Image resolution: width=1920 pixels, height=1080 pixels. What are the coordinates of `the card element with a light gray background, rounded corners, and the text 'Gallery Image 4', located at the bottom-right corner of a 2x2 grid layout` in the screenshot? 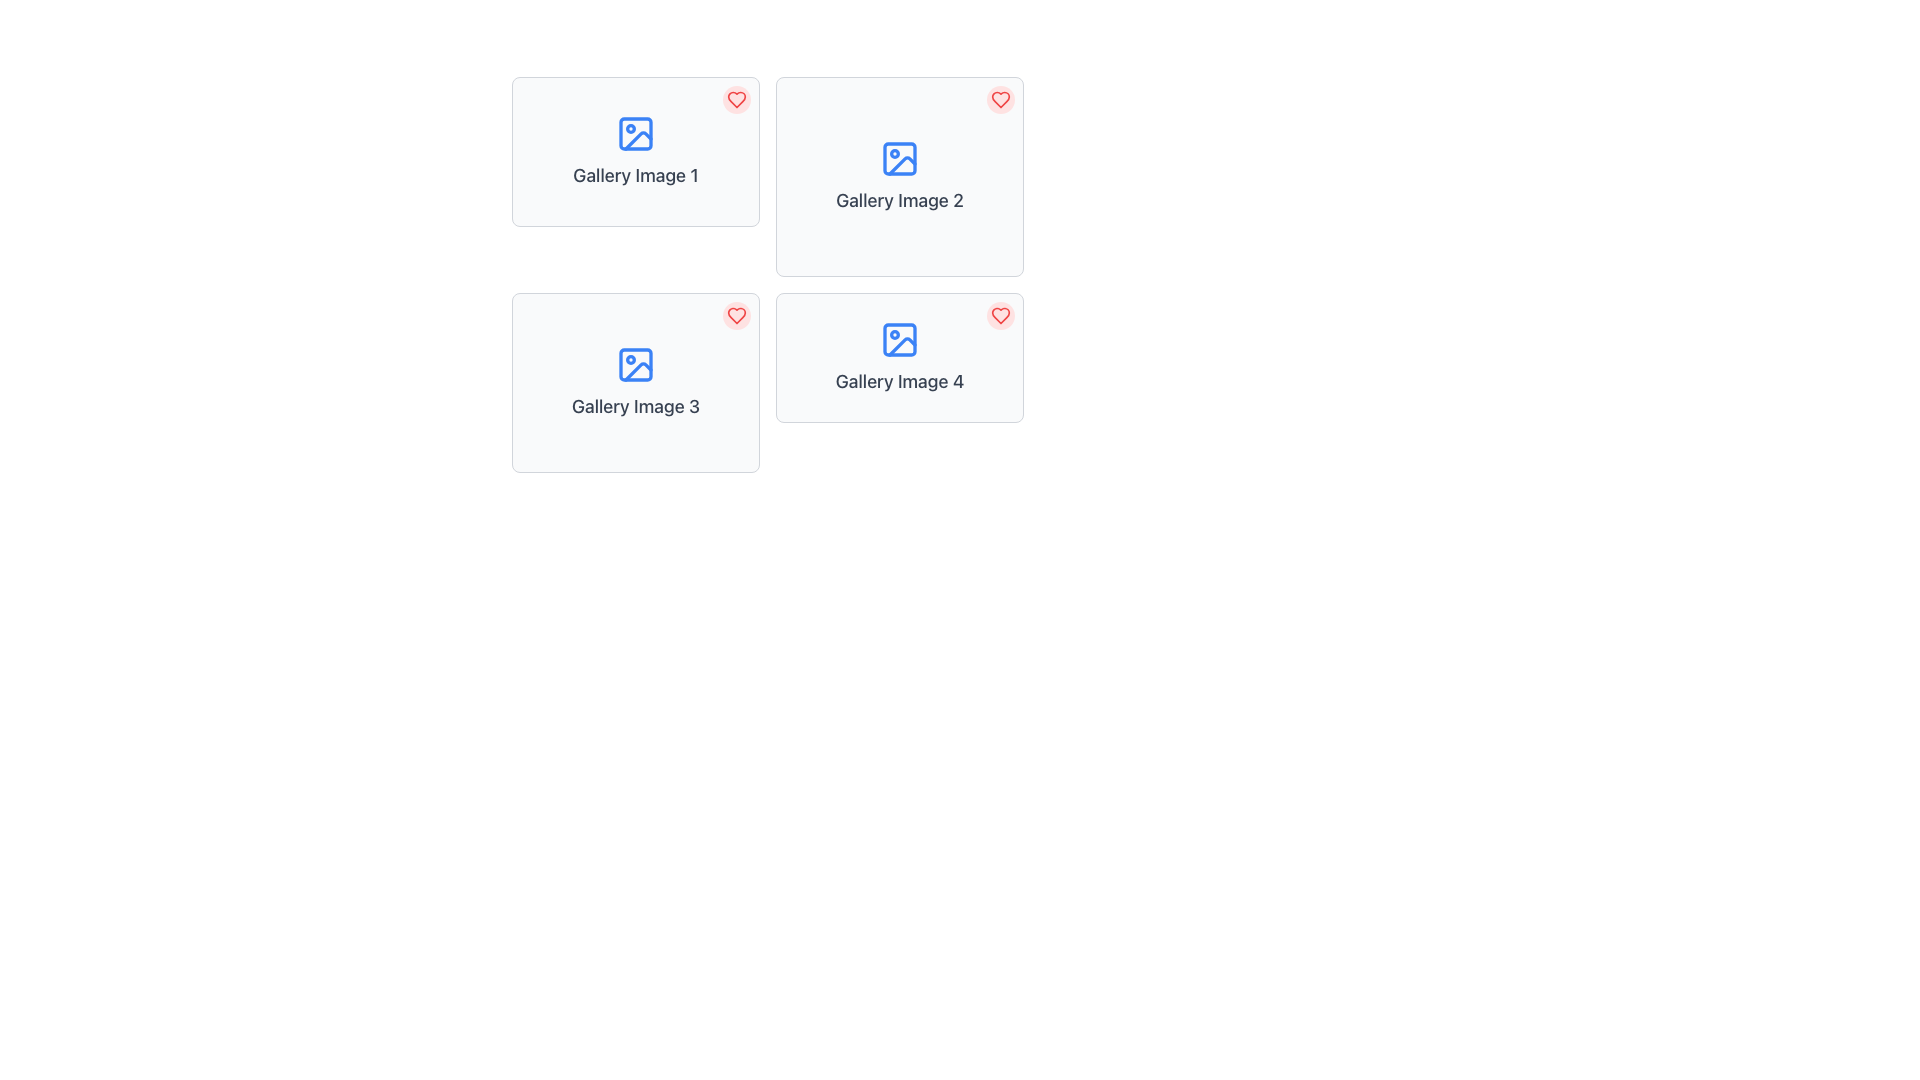 It's located at (899, 357).